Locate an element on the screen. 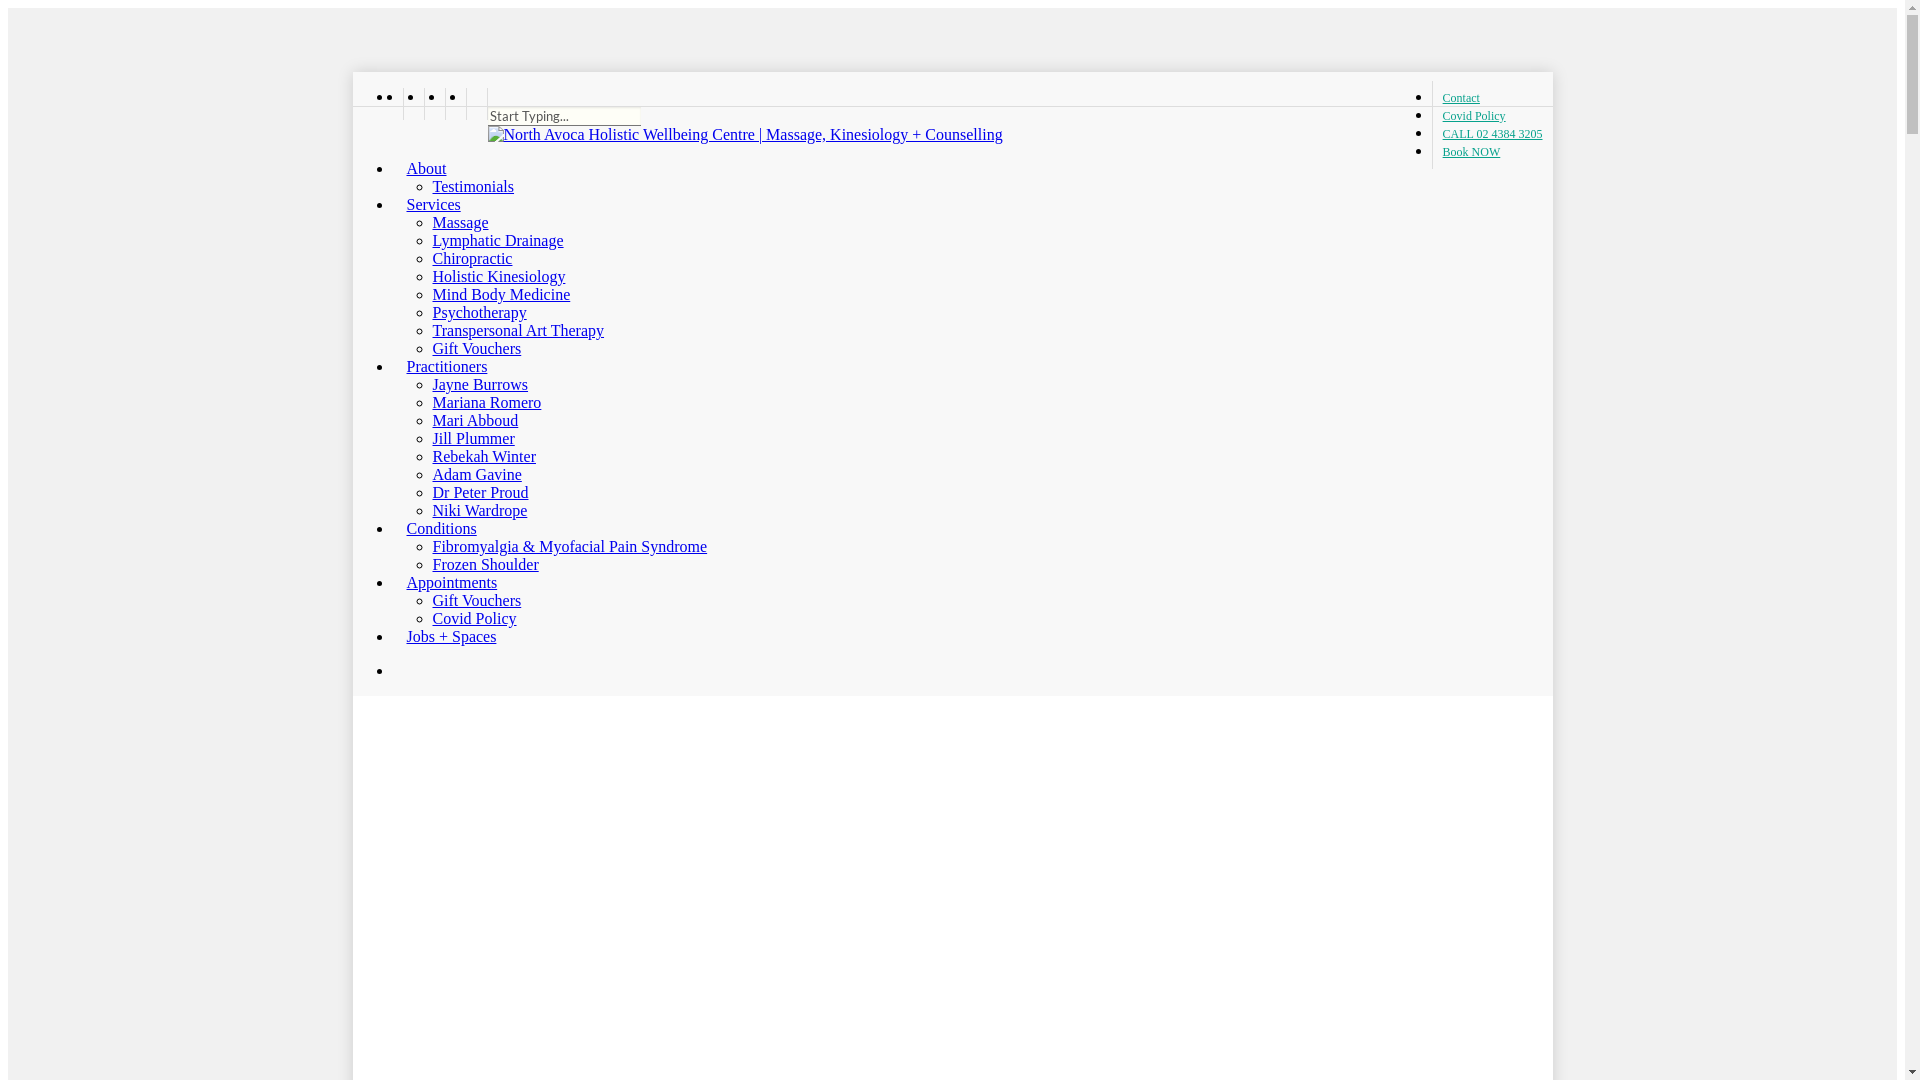 The width and height of the screenshot is (1920, 1080). 'Frozen Shoulder' is located at coordinates (431, 564).